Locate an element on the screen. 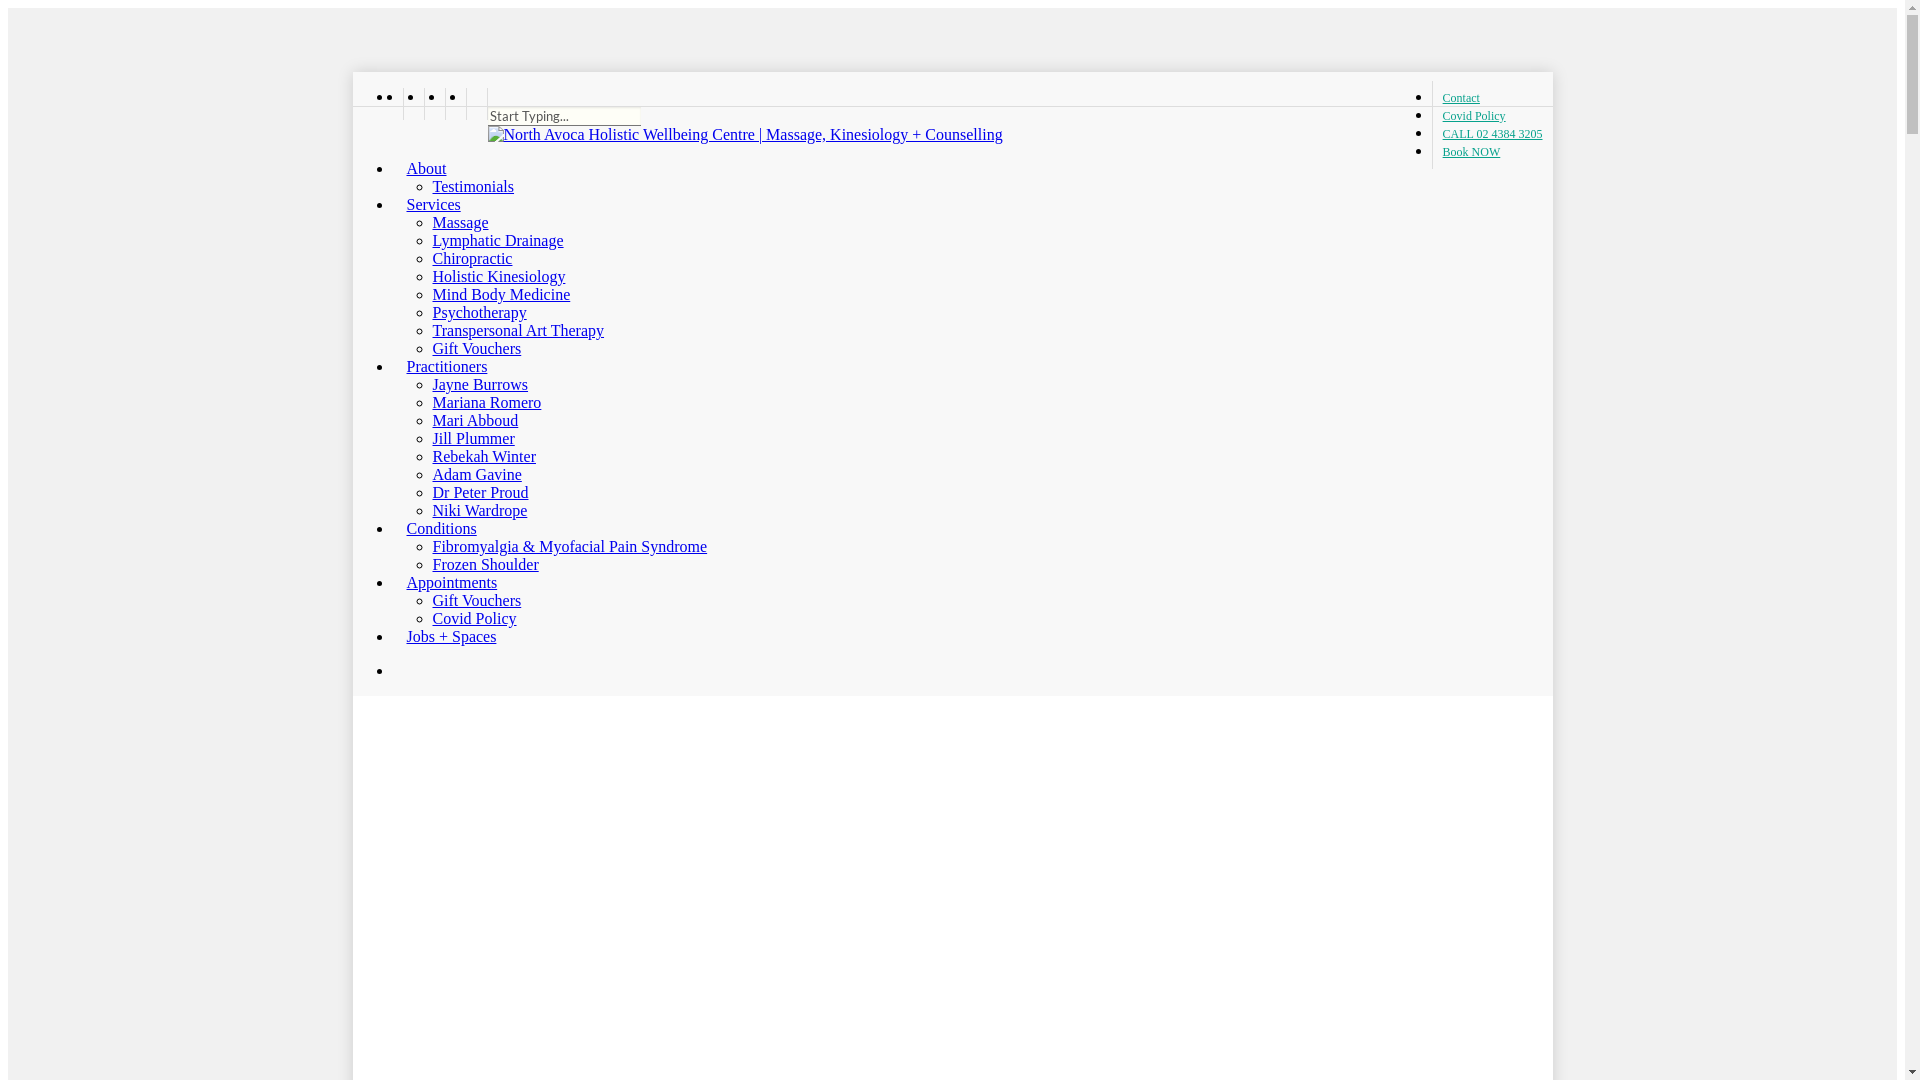 The width and height of the screenshot is (1920, 1080). 'Frozen Shoulder' is located at coordinates (431, 564).